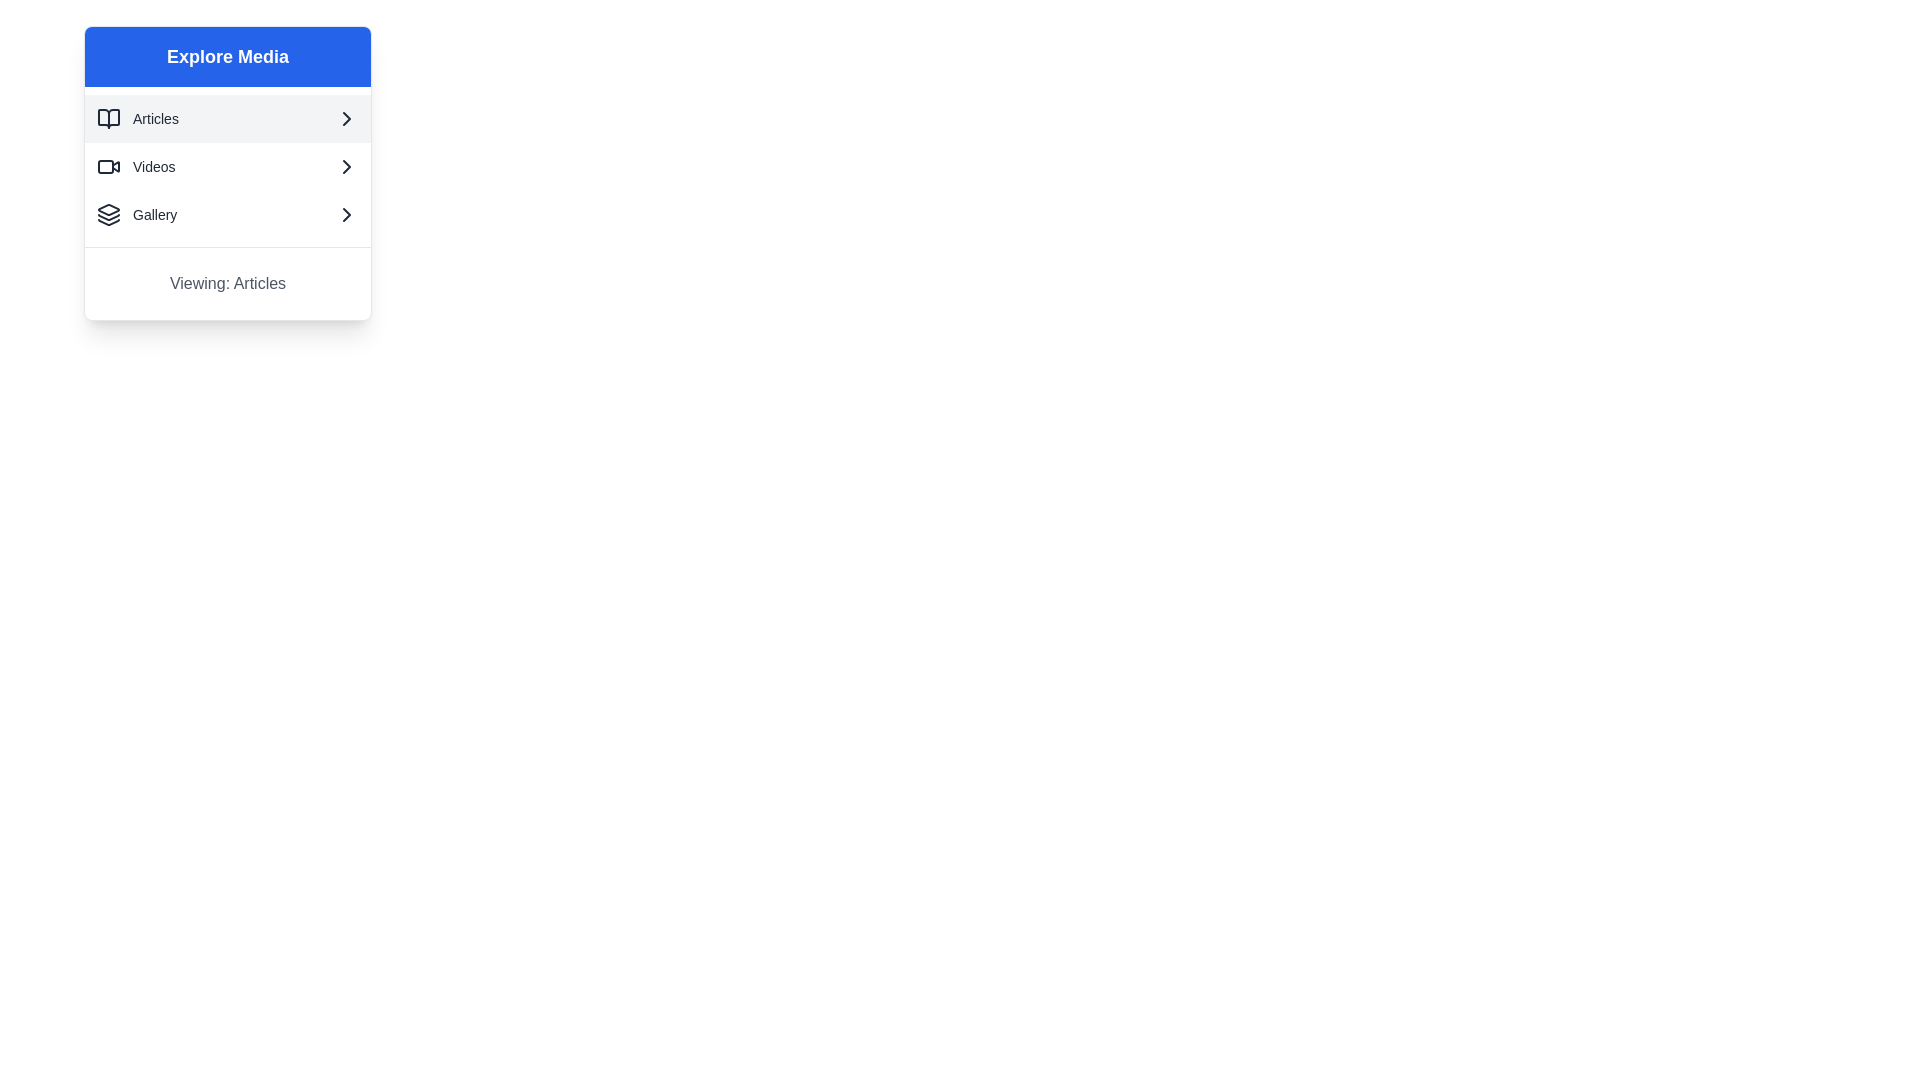  I want to click on the Chevron Right icon located in the menu options under the 'Gallery' label, which is the third item in the vertical list, so click(346, 215).